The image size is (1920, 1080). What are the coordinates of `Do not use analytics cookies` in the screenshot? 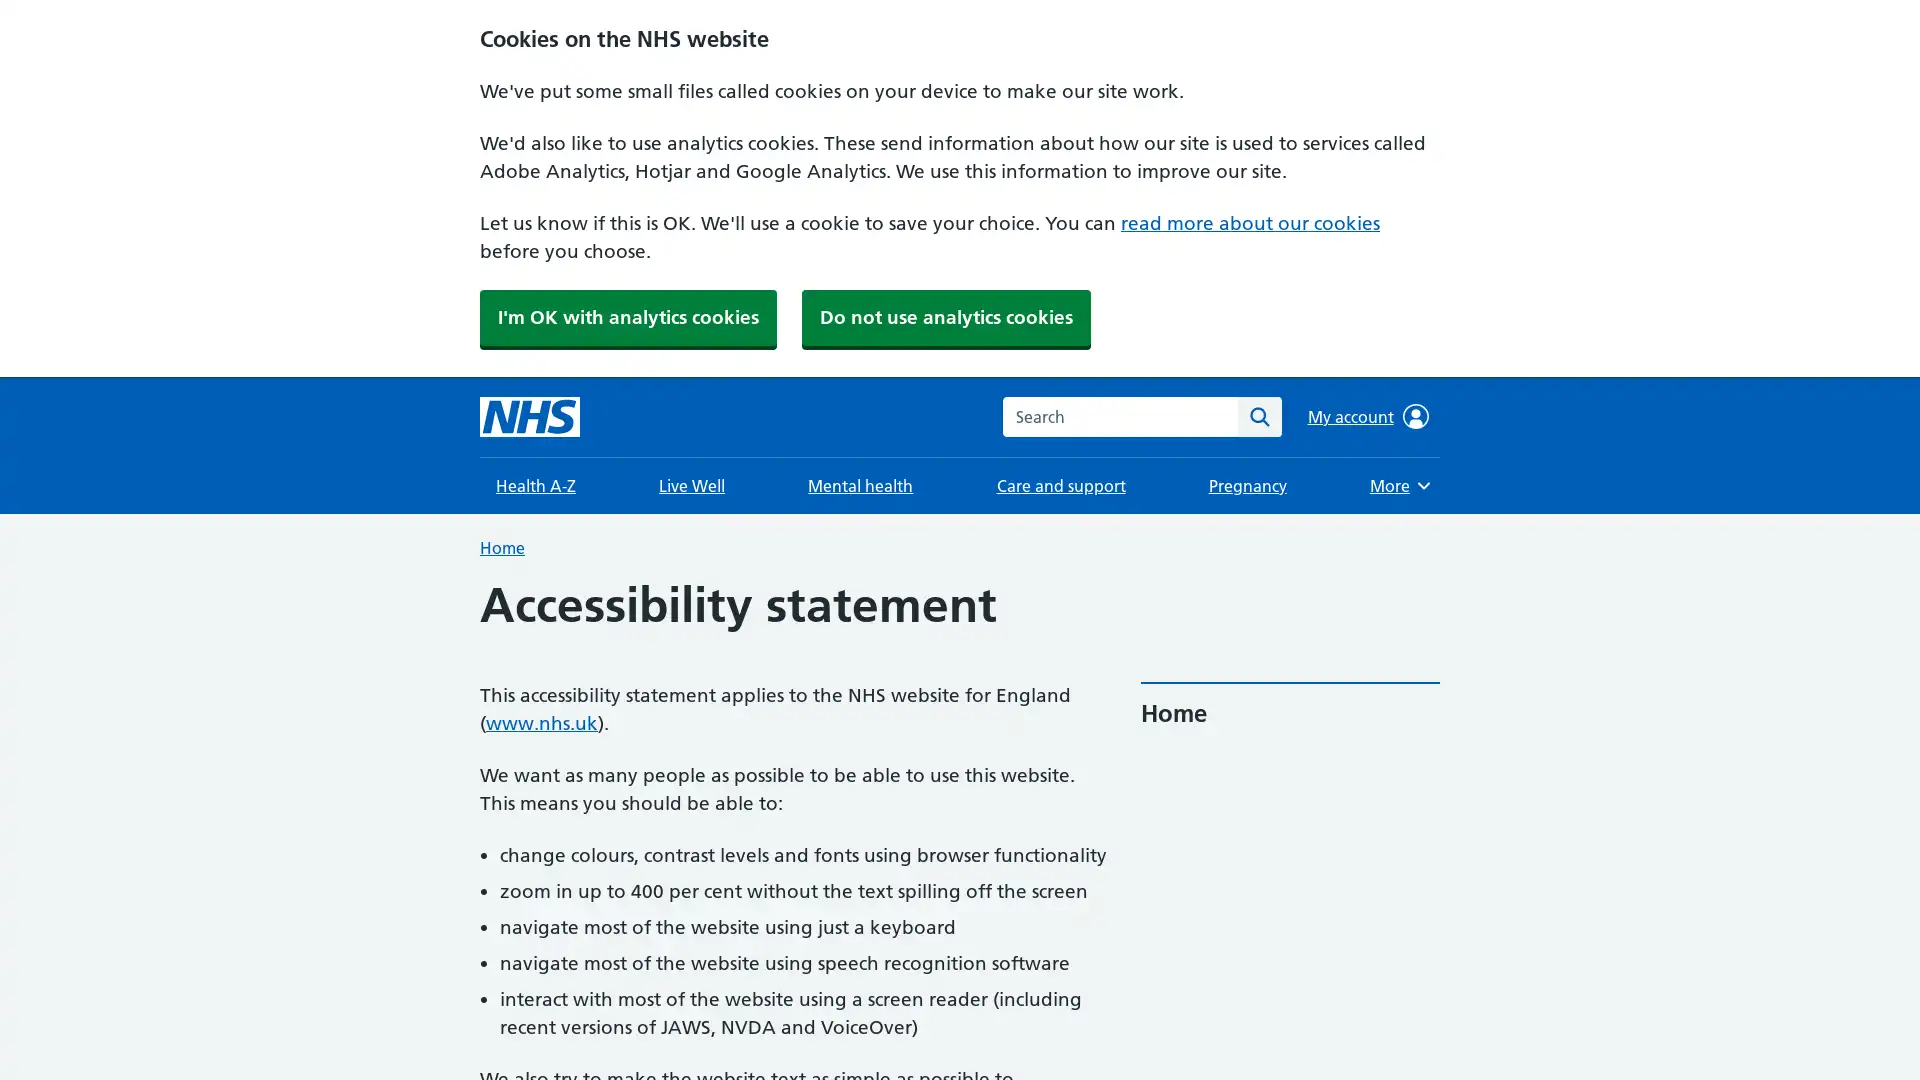 It's located at (945, 316).